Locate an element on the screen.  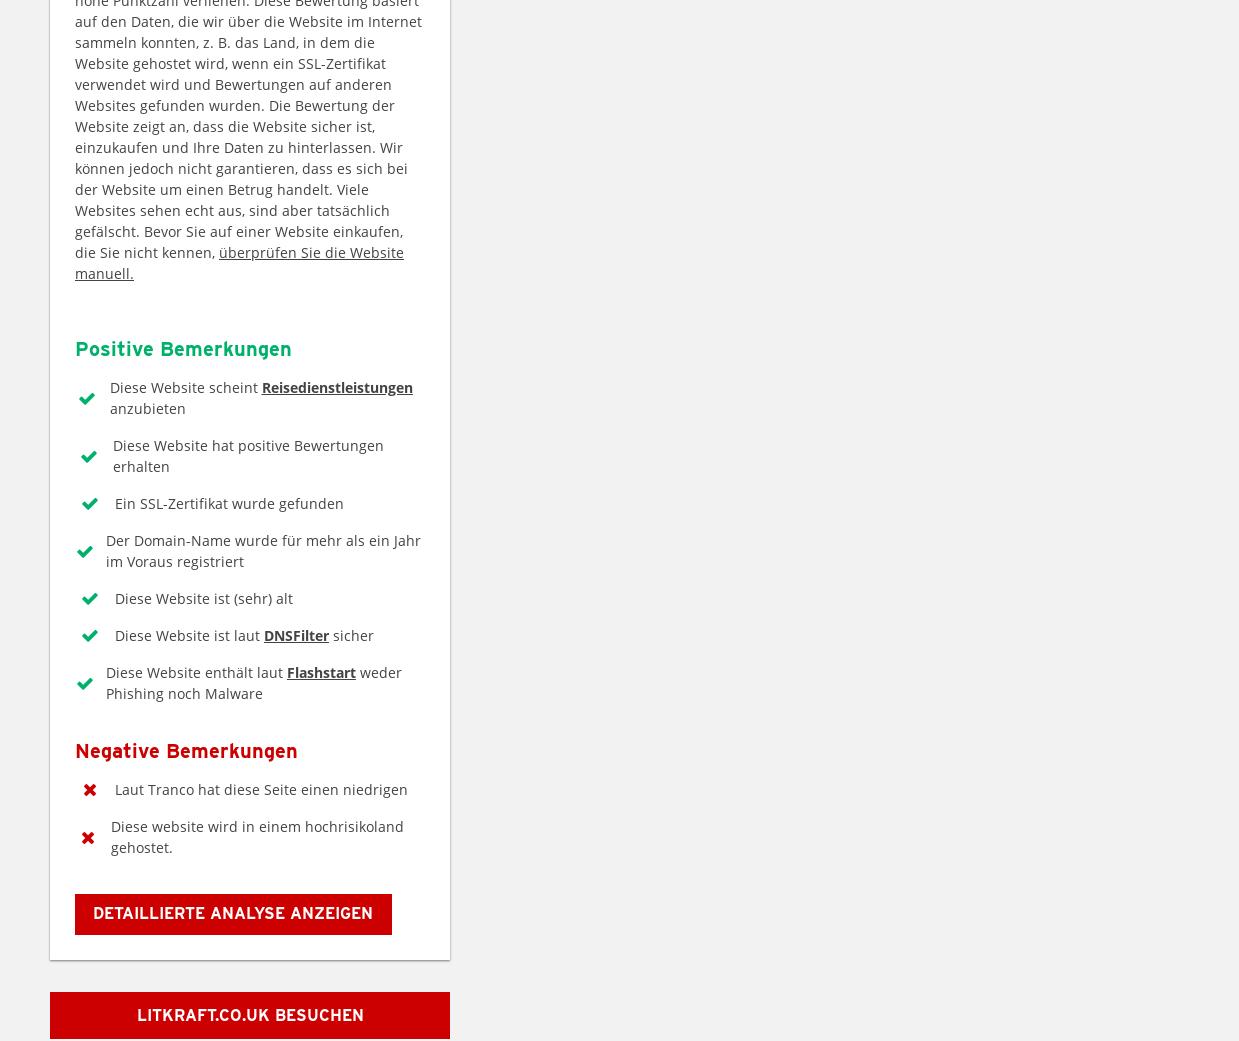
'Diese Website scheint' is located at coordinates (183, 386).